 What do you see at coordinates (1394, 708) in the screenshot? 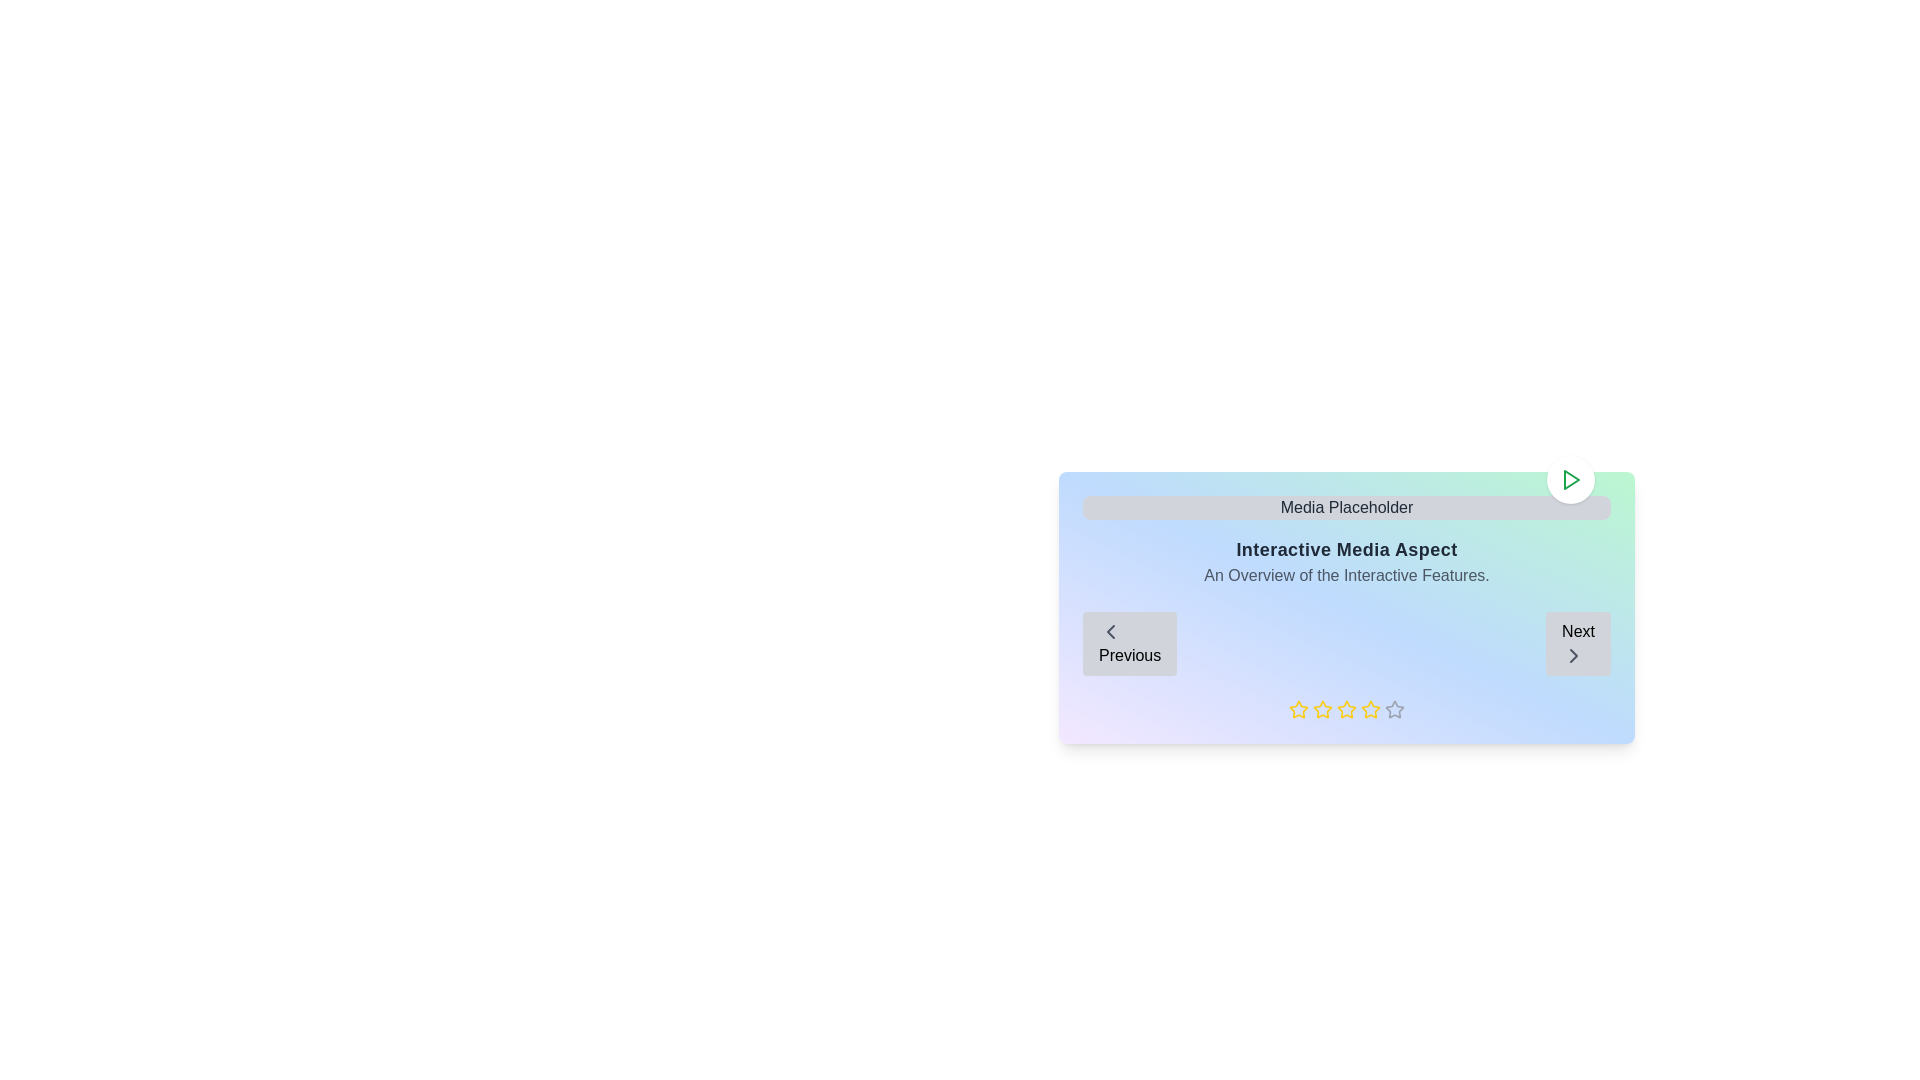
I see `the unselected star-shaped rating option, which is the eighth star in a row of nine stars` at bounding box center [1394, 708].